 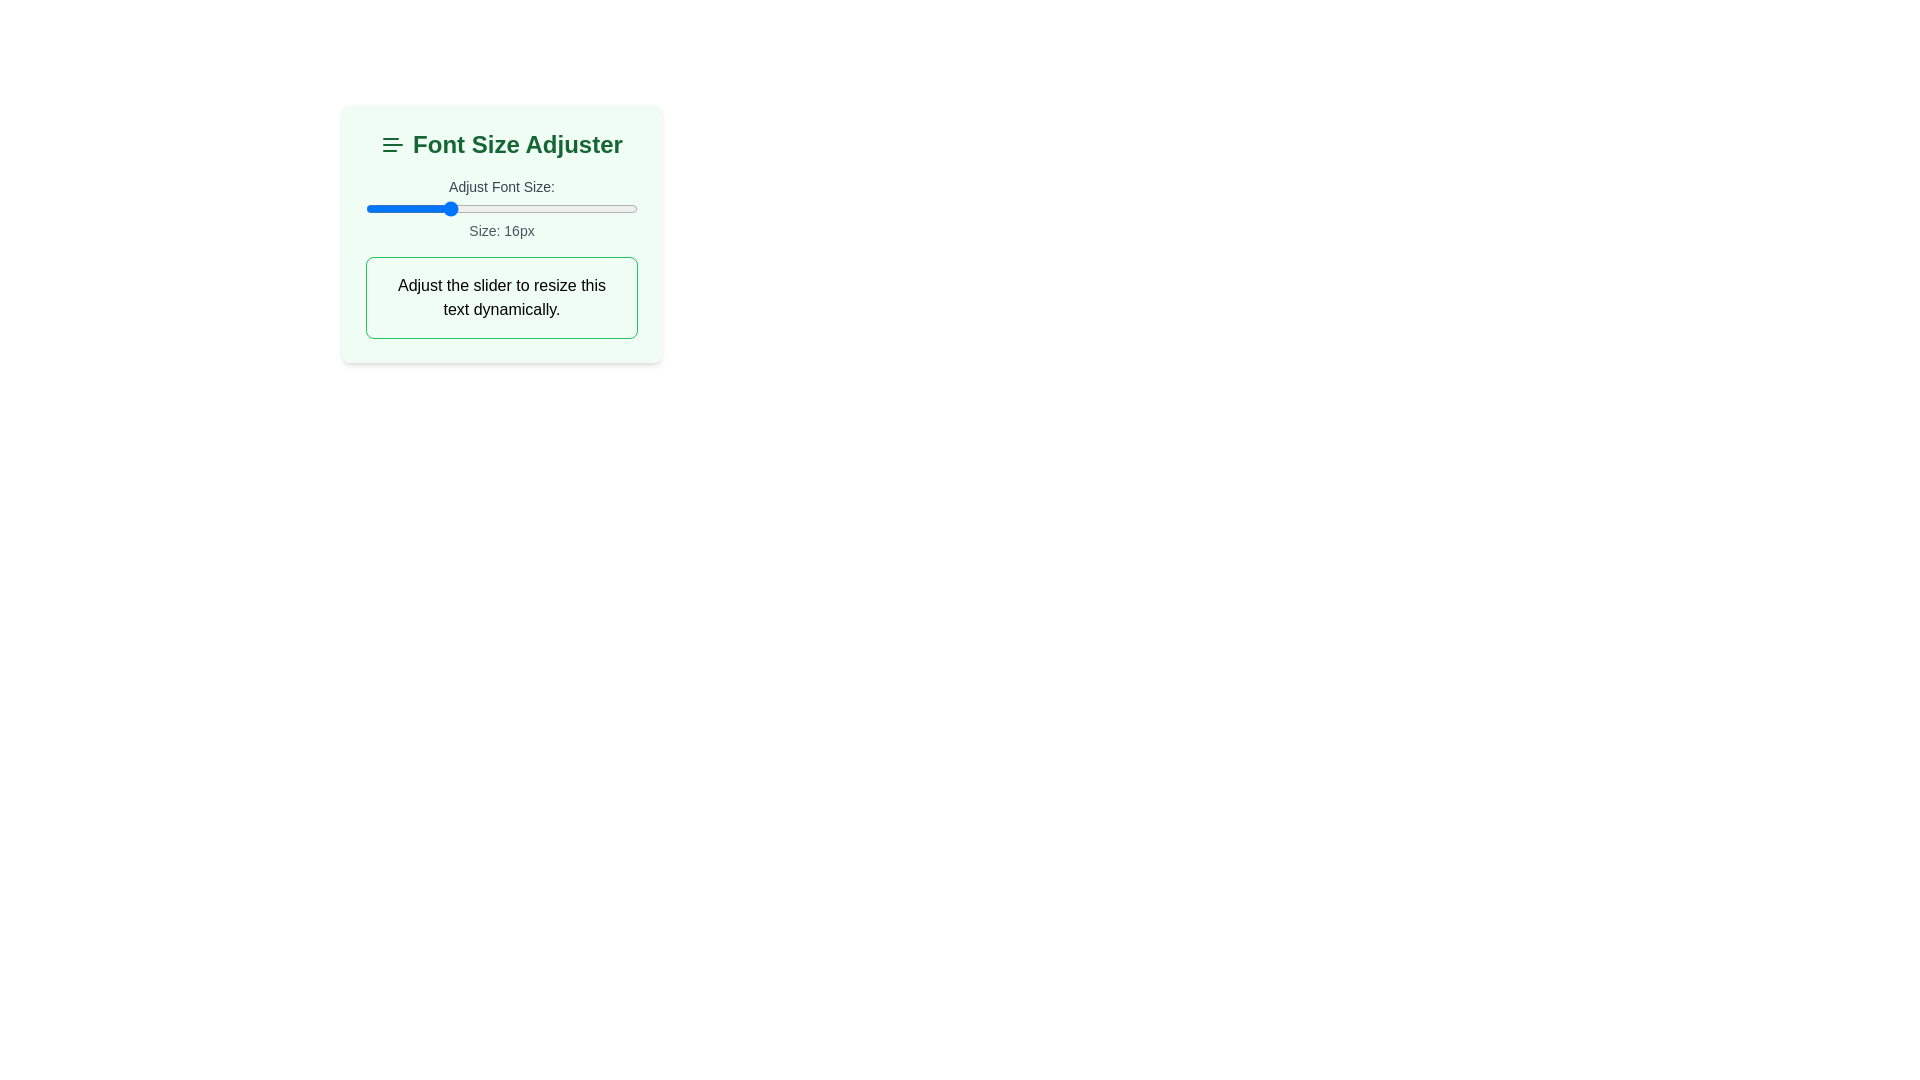 What do you see at coordinates (432, 208) in the screenshot?
I see `the slider to set the font size to 15 px` at bounding box center [432, 208].